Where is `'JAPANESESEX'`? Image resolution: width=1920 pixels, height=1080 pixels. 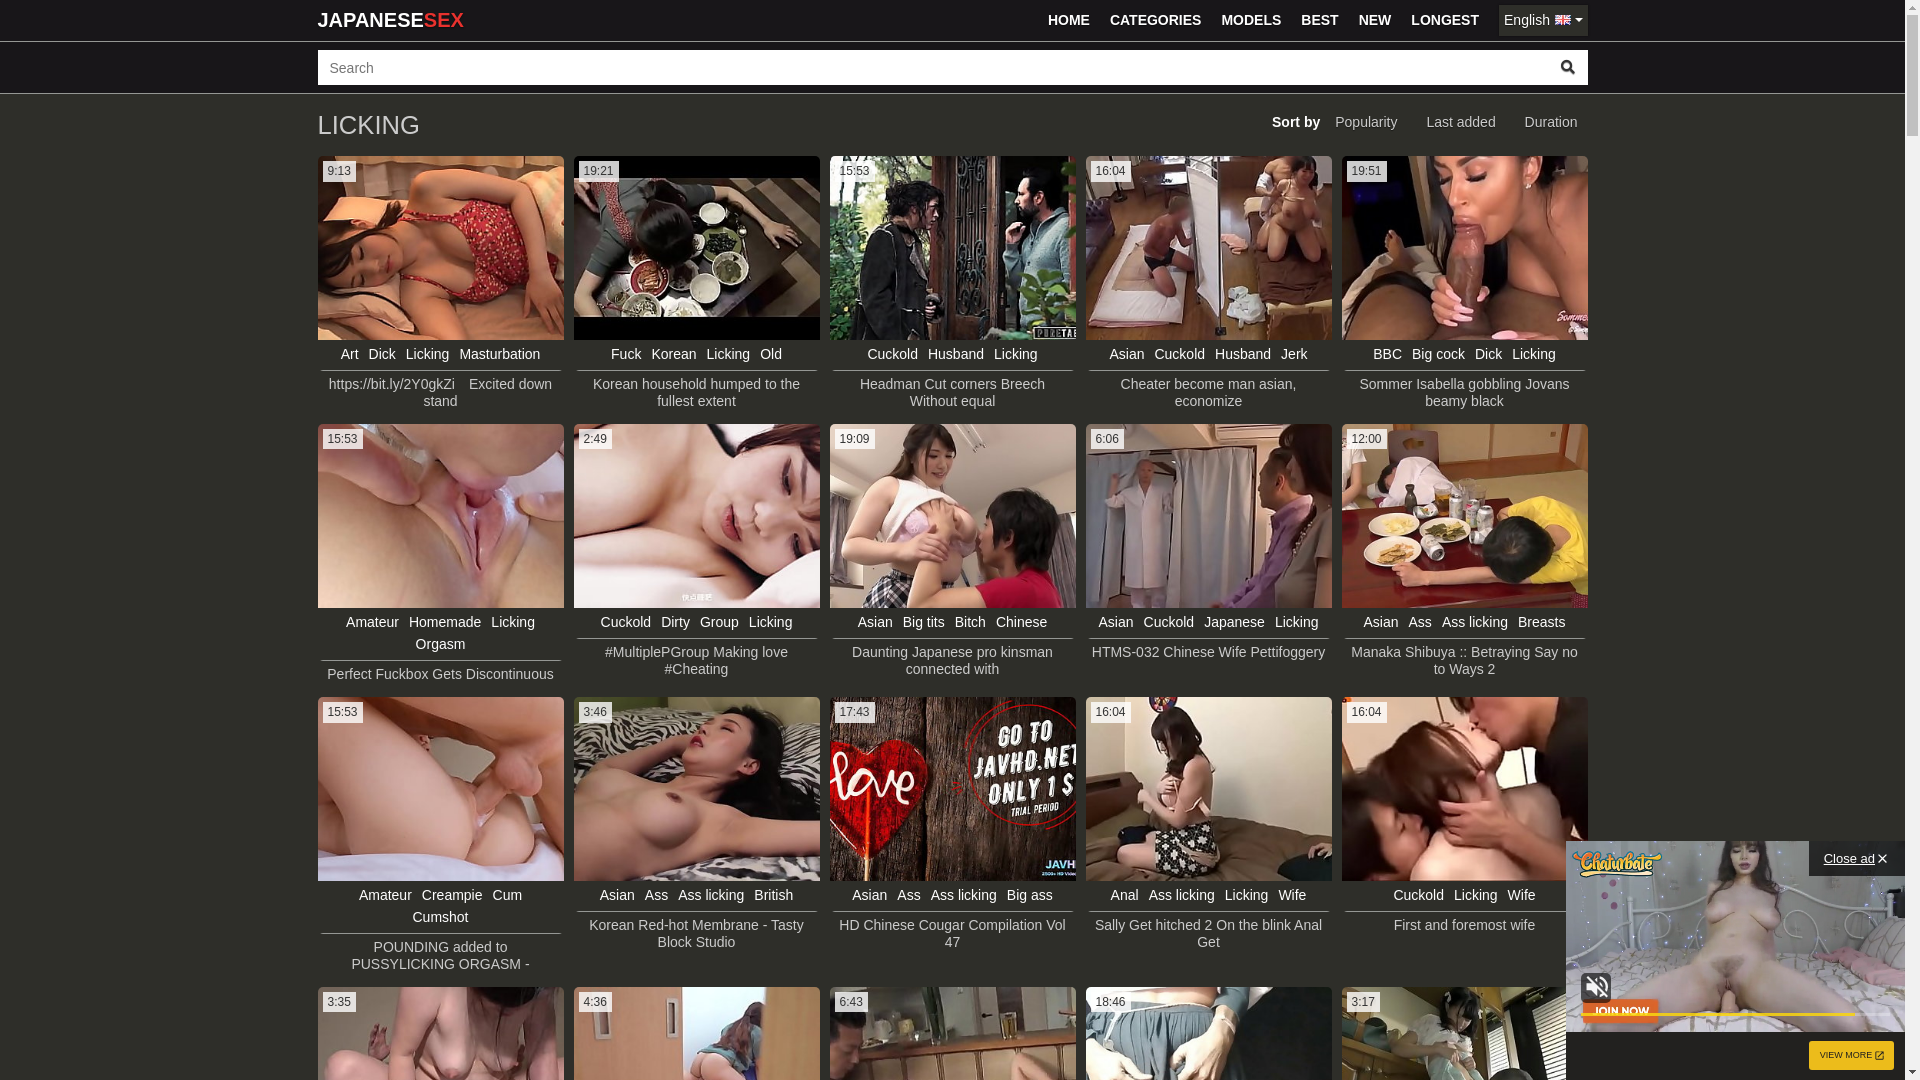
'JAPANESESEX' is located at coordinates (316, 20).